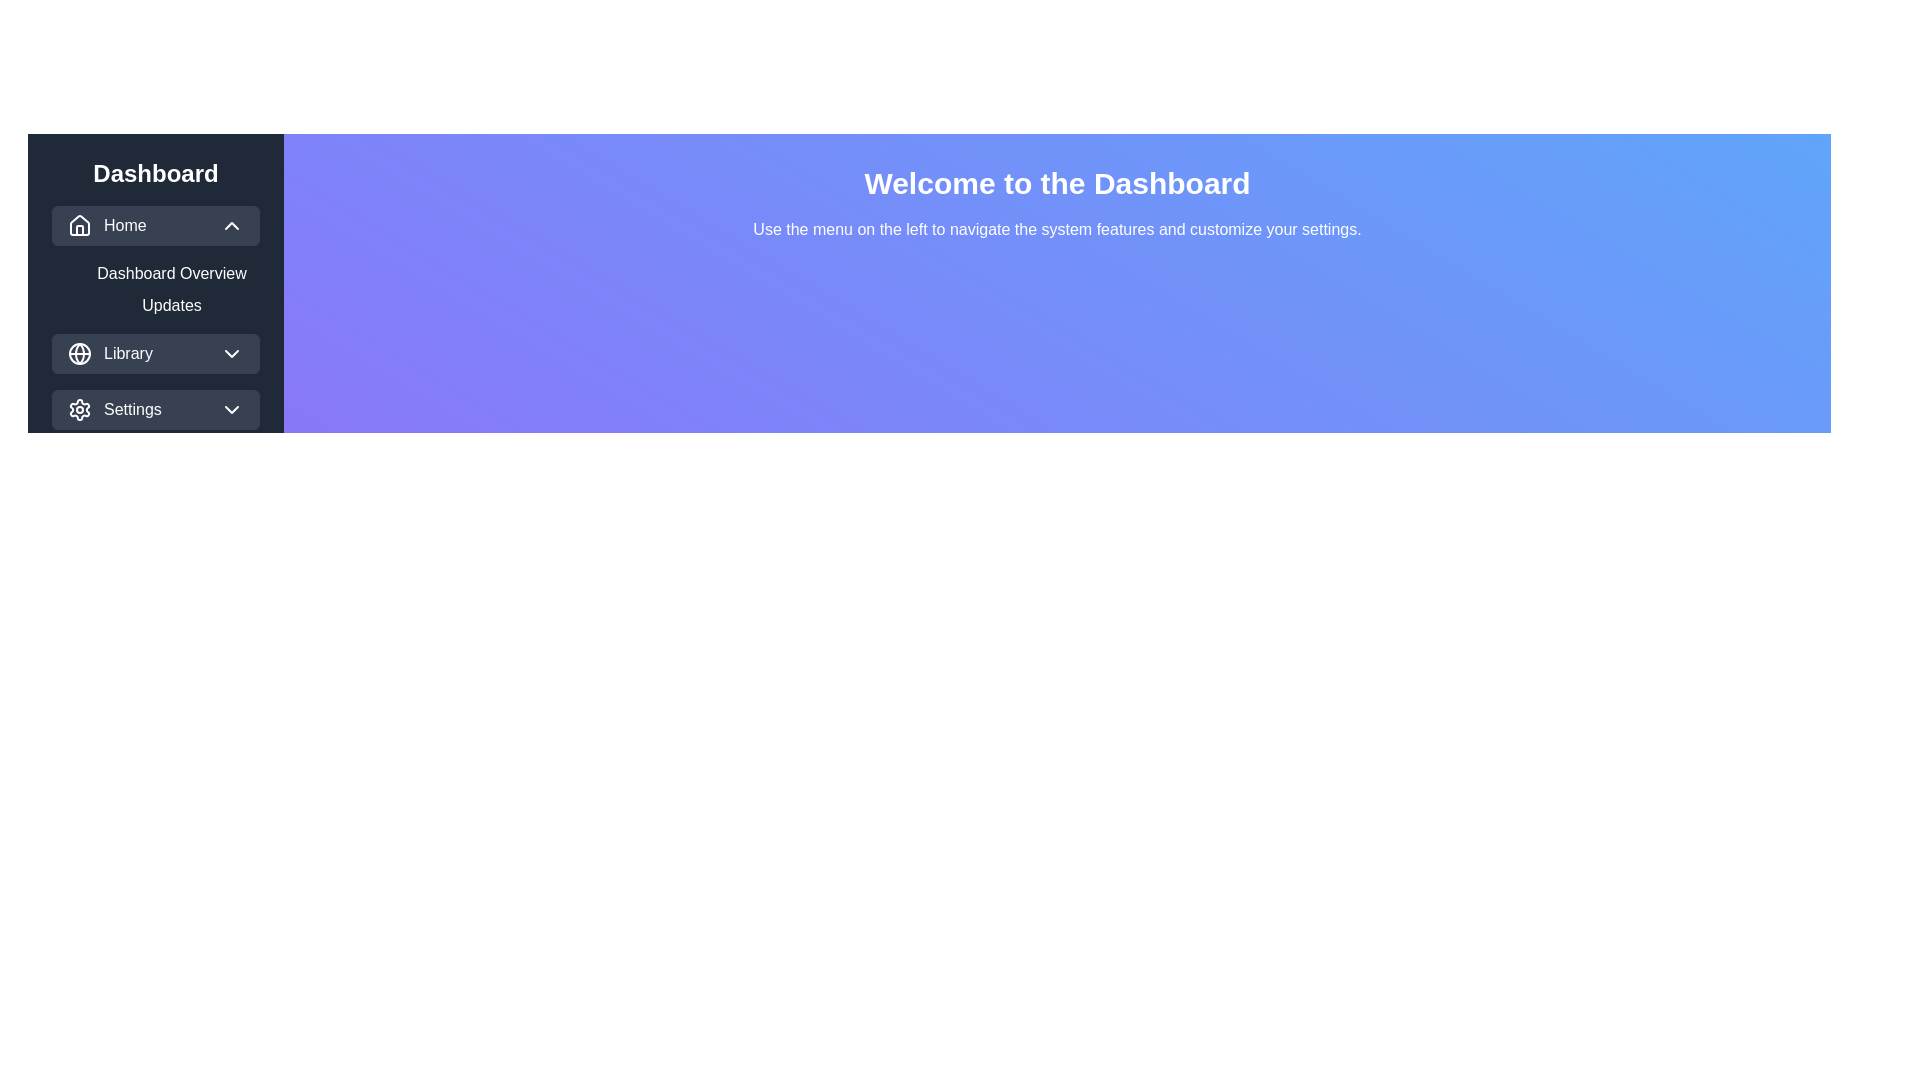  I want to click on the Navigation Menu Item labeled 'Library' which features a globe icon and is the first item in the vertical navigation bar, so click(109, 353).